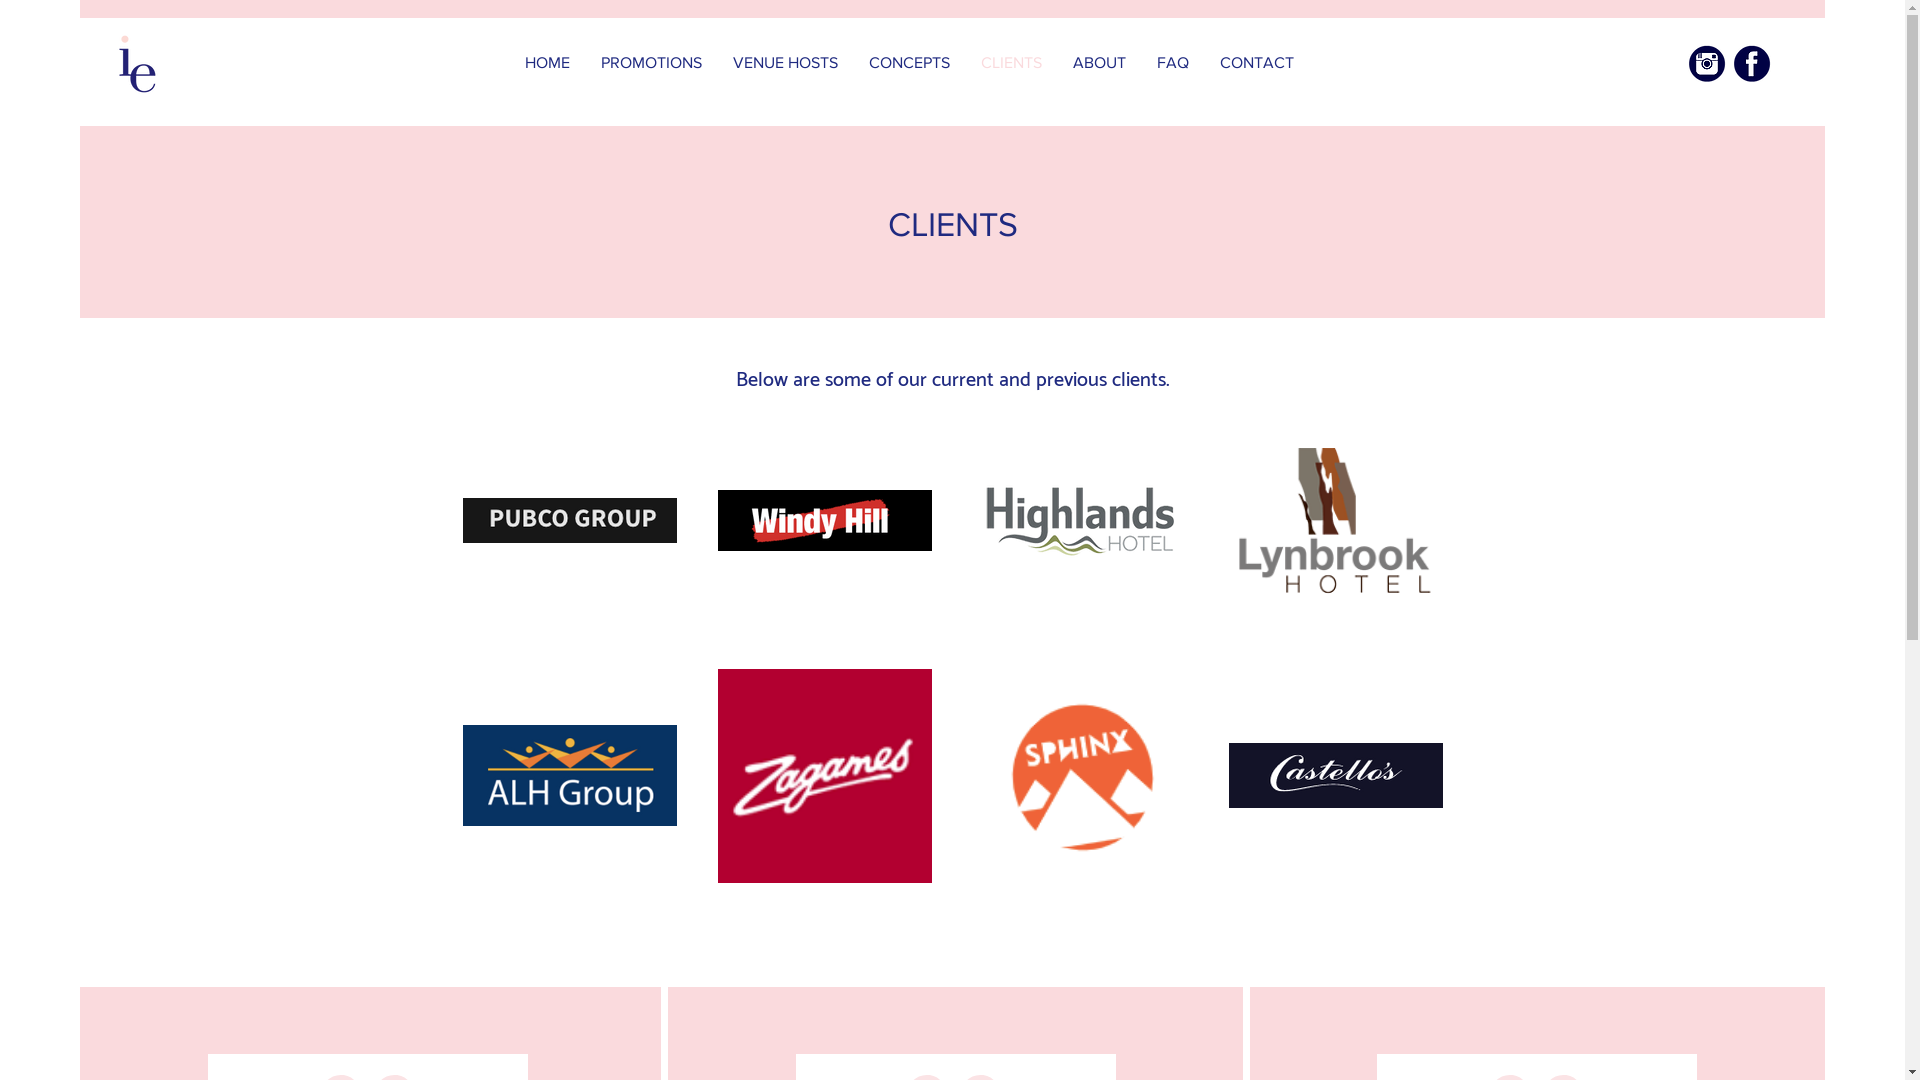  Describe the element at coordinates (1012, 61) in the screenshot. I see `'CLIENTS'` at that location.